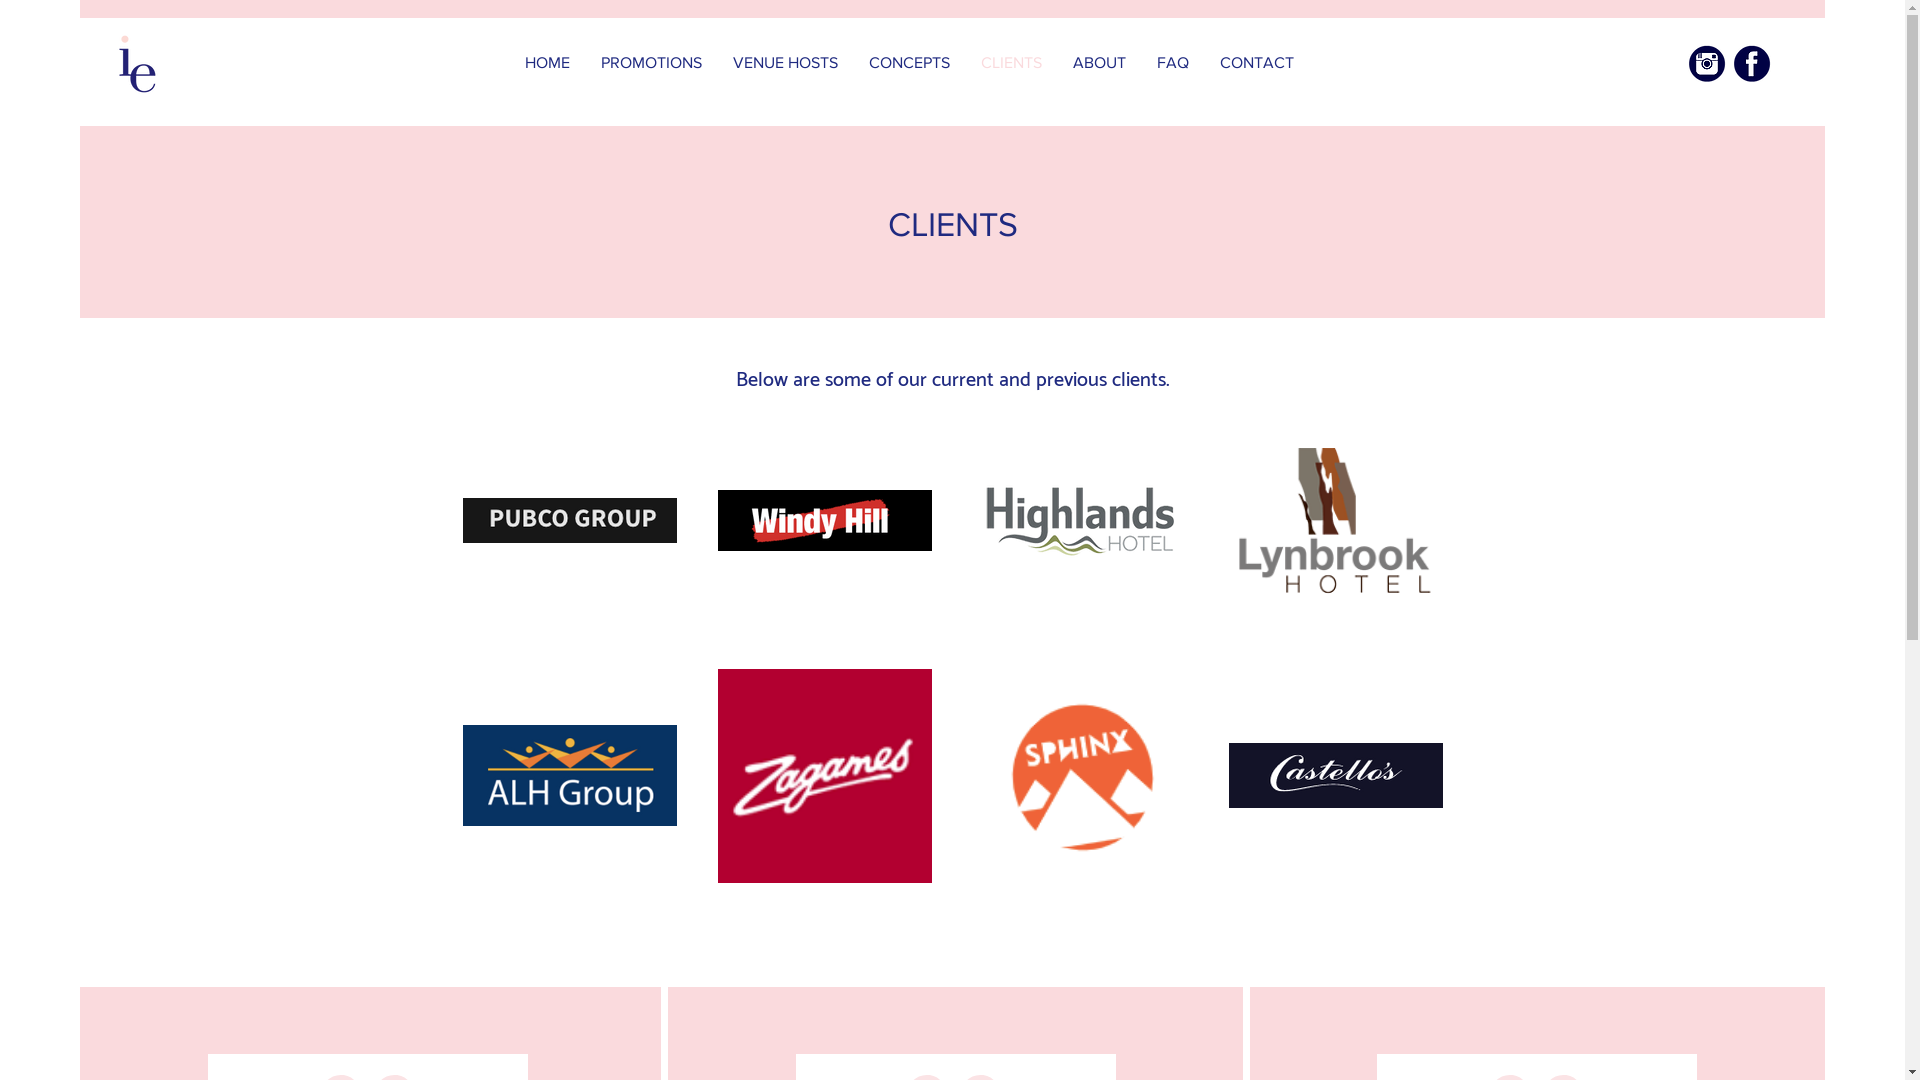  Describe the element at coordinates (1012, 61) in the screenshot. I see `'CLIENTS'` at that location.